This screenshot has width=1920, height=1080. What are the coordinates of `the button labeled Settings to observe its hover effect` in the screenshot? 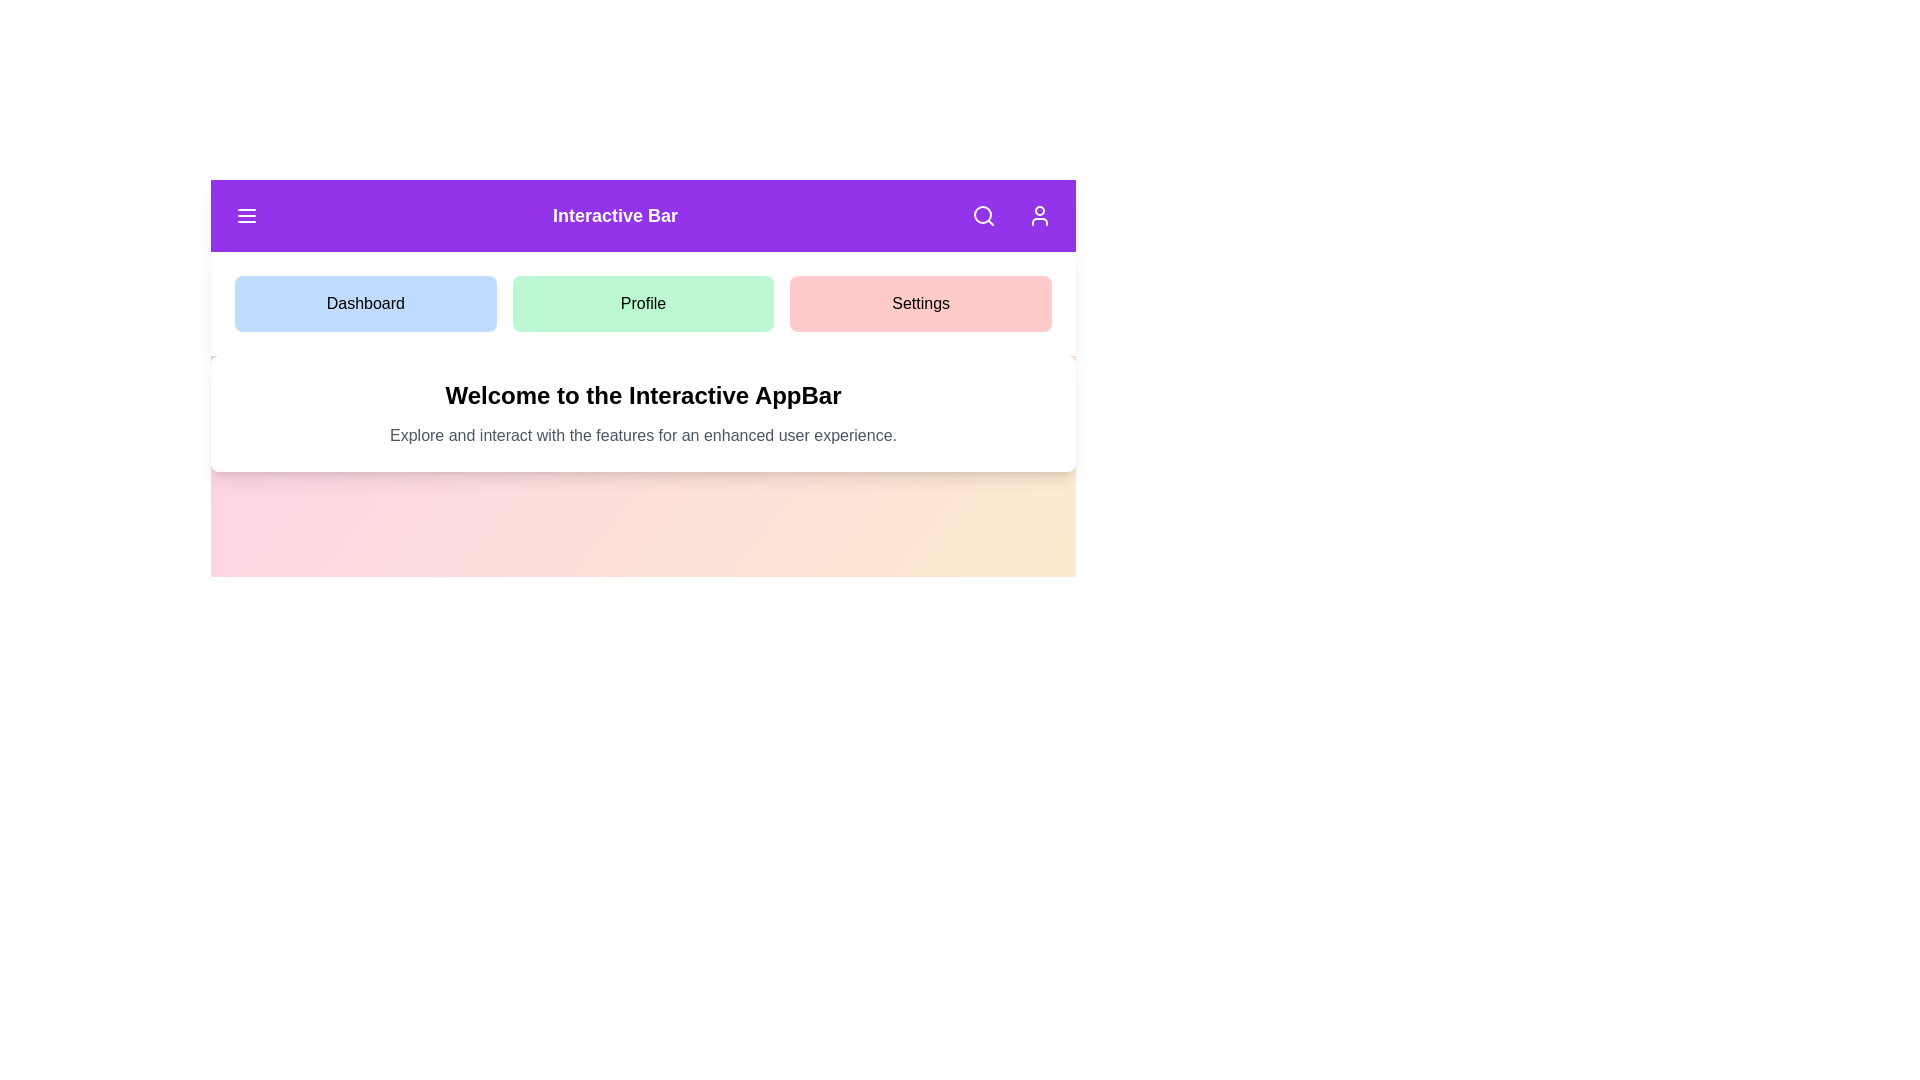 It's located at (920, 304).